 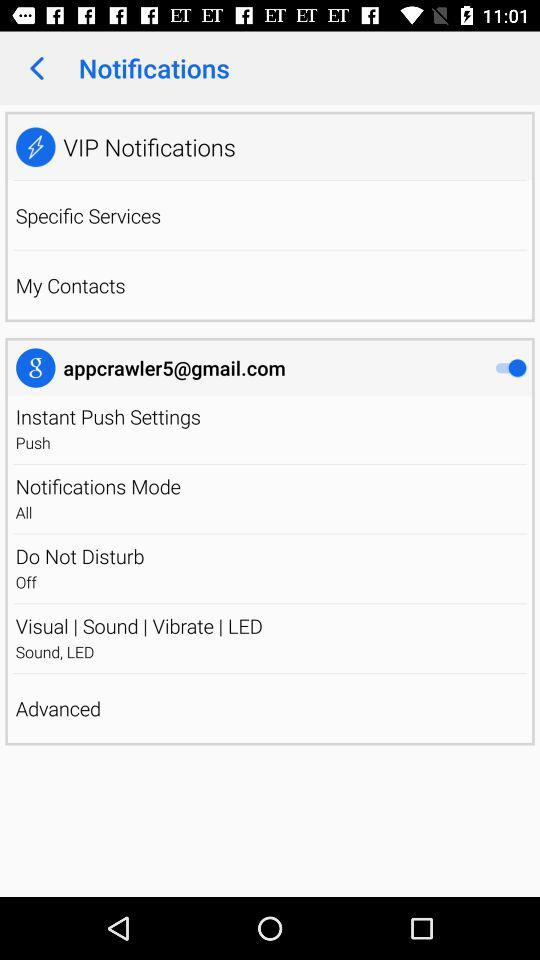 What do you see at coordinates (270, 511) in the screenshot?
I see `the all icon` at bounding box center [270, 511].